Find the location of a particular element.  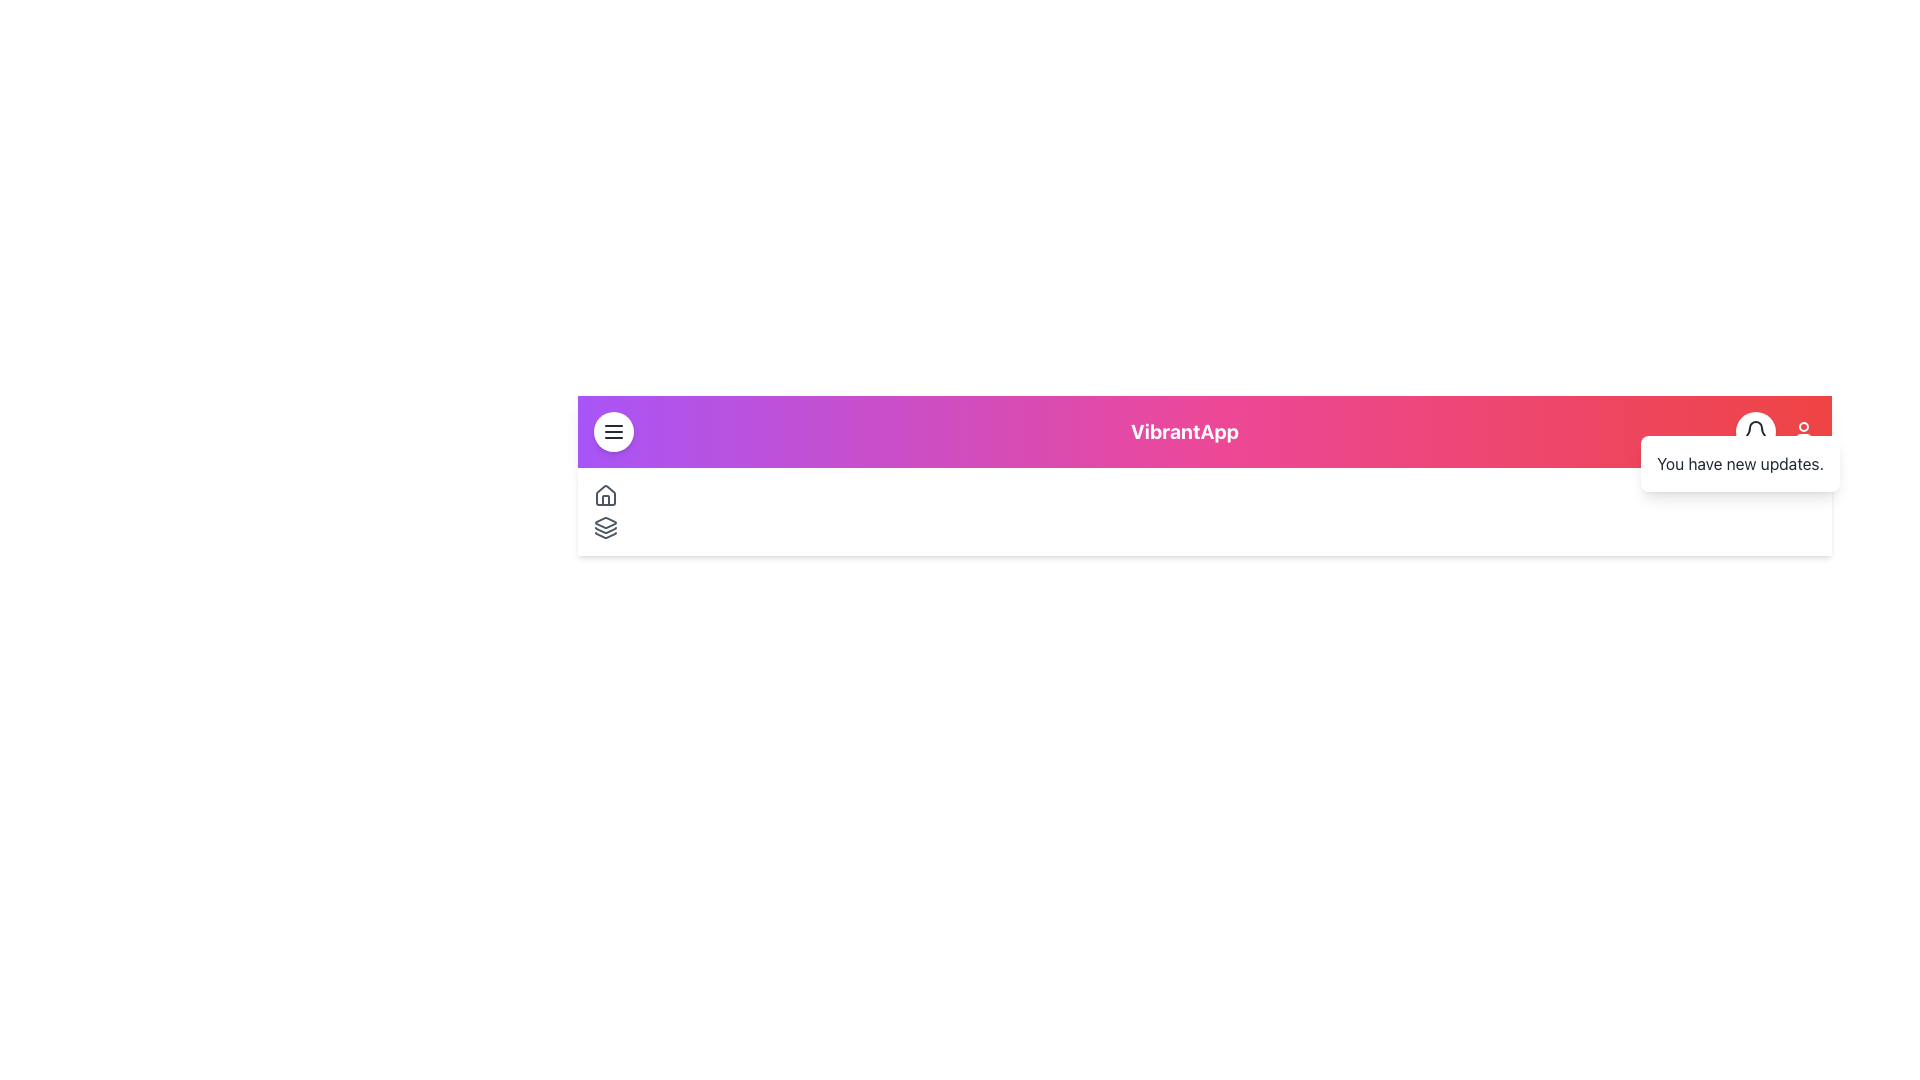

the small user profile icon, which is represented by an outlined figure of a person within a red circular background, located in the top-right corner of the interface is located at coordinates (1804, 431).